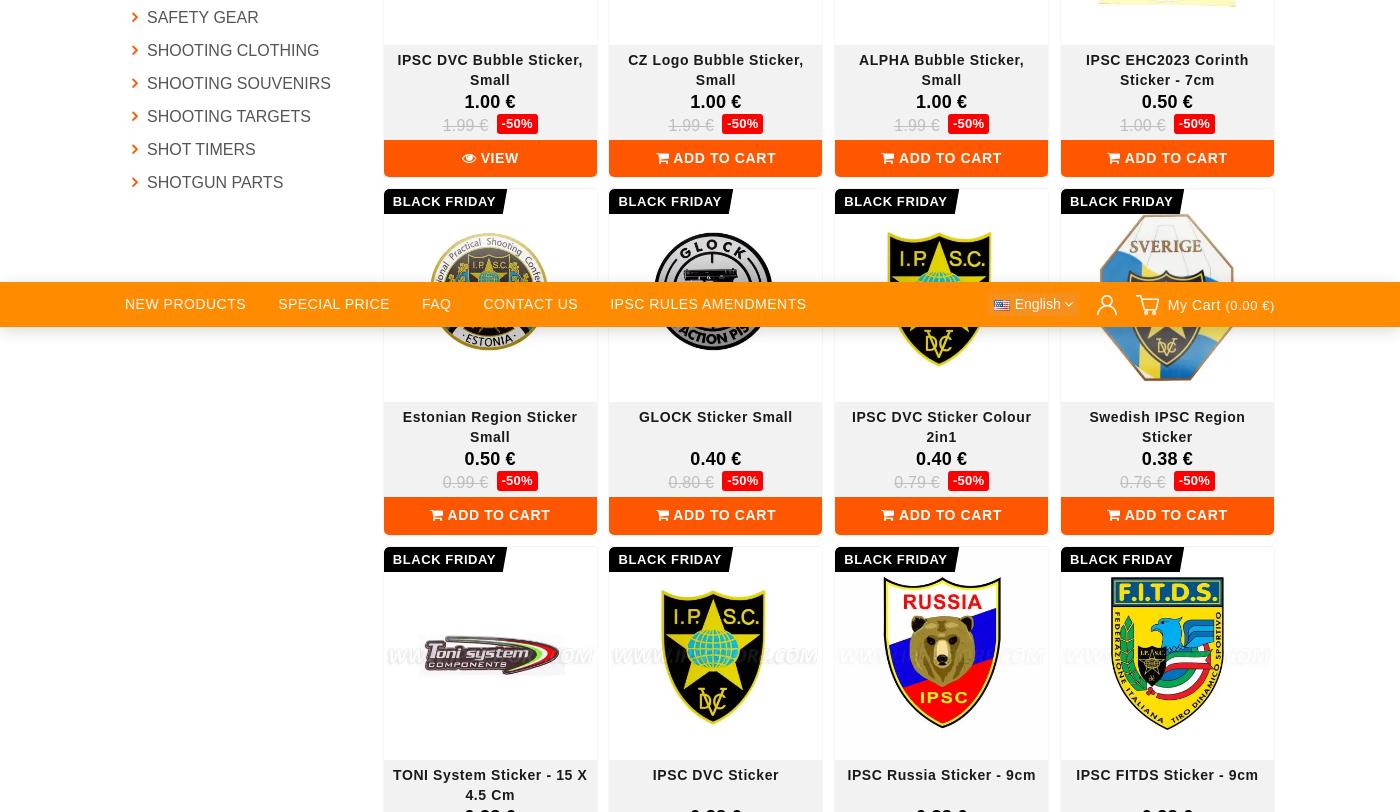 The height and width of the screenshot is (812, 1400). Describe the element at coordinates (671, 284) in the screenshot. I see `'Ordering and Delivery'` at that location.